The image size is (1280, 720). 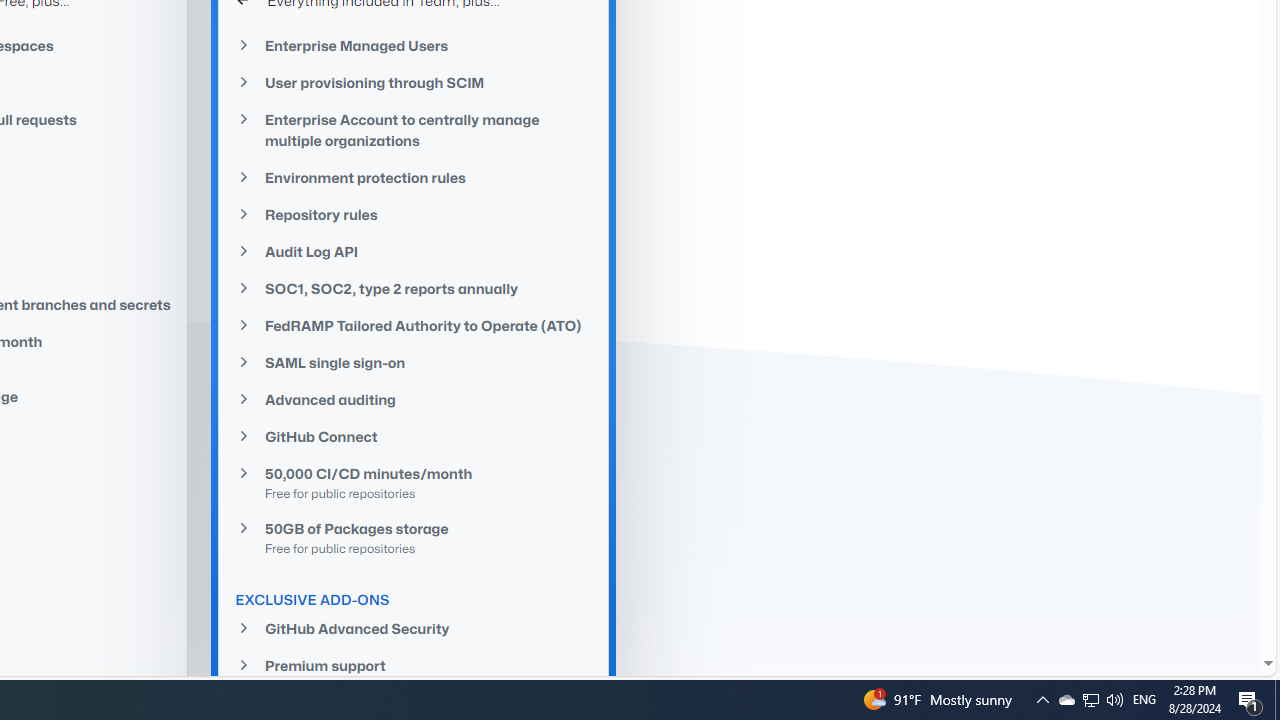 I want to click on 'Repository rules', so click(x=413, y=214).